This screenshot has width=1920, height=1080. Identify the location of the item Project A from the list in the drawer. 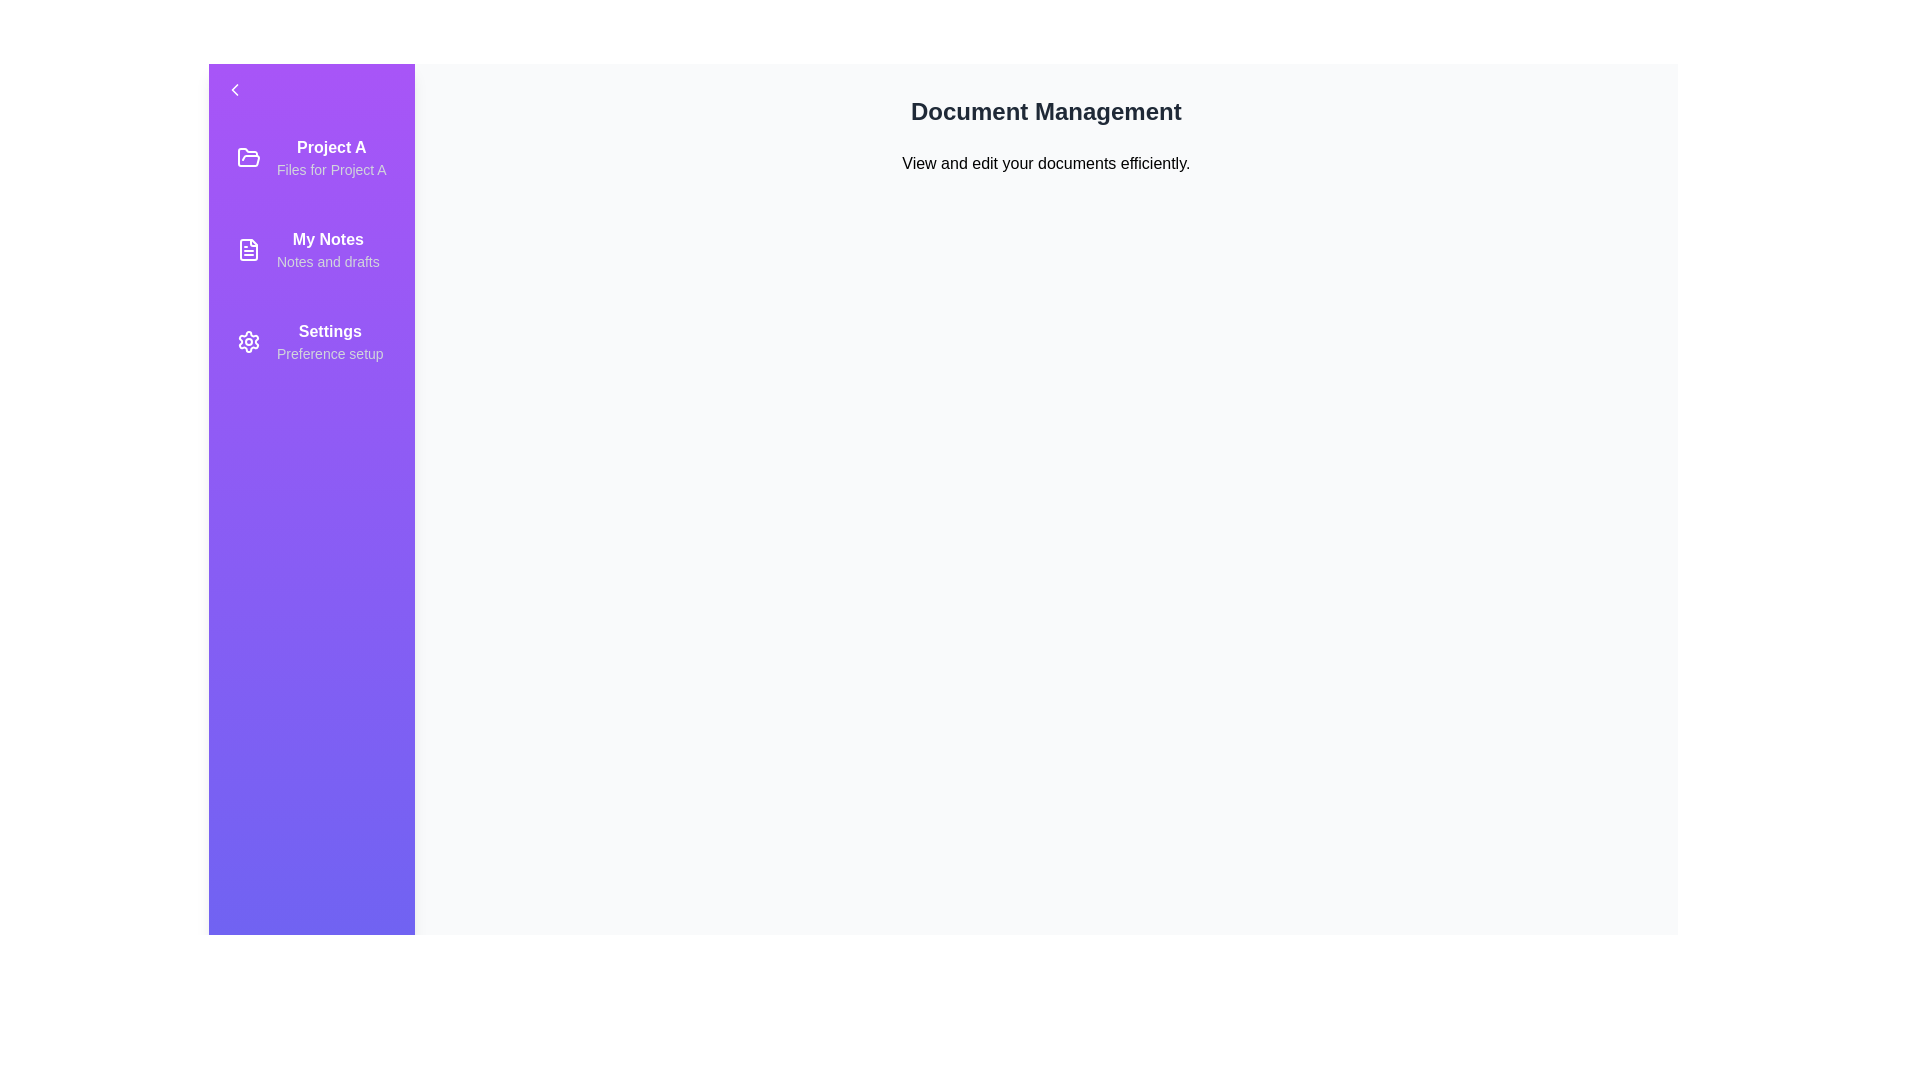
(310, 157).